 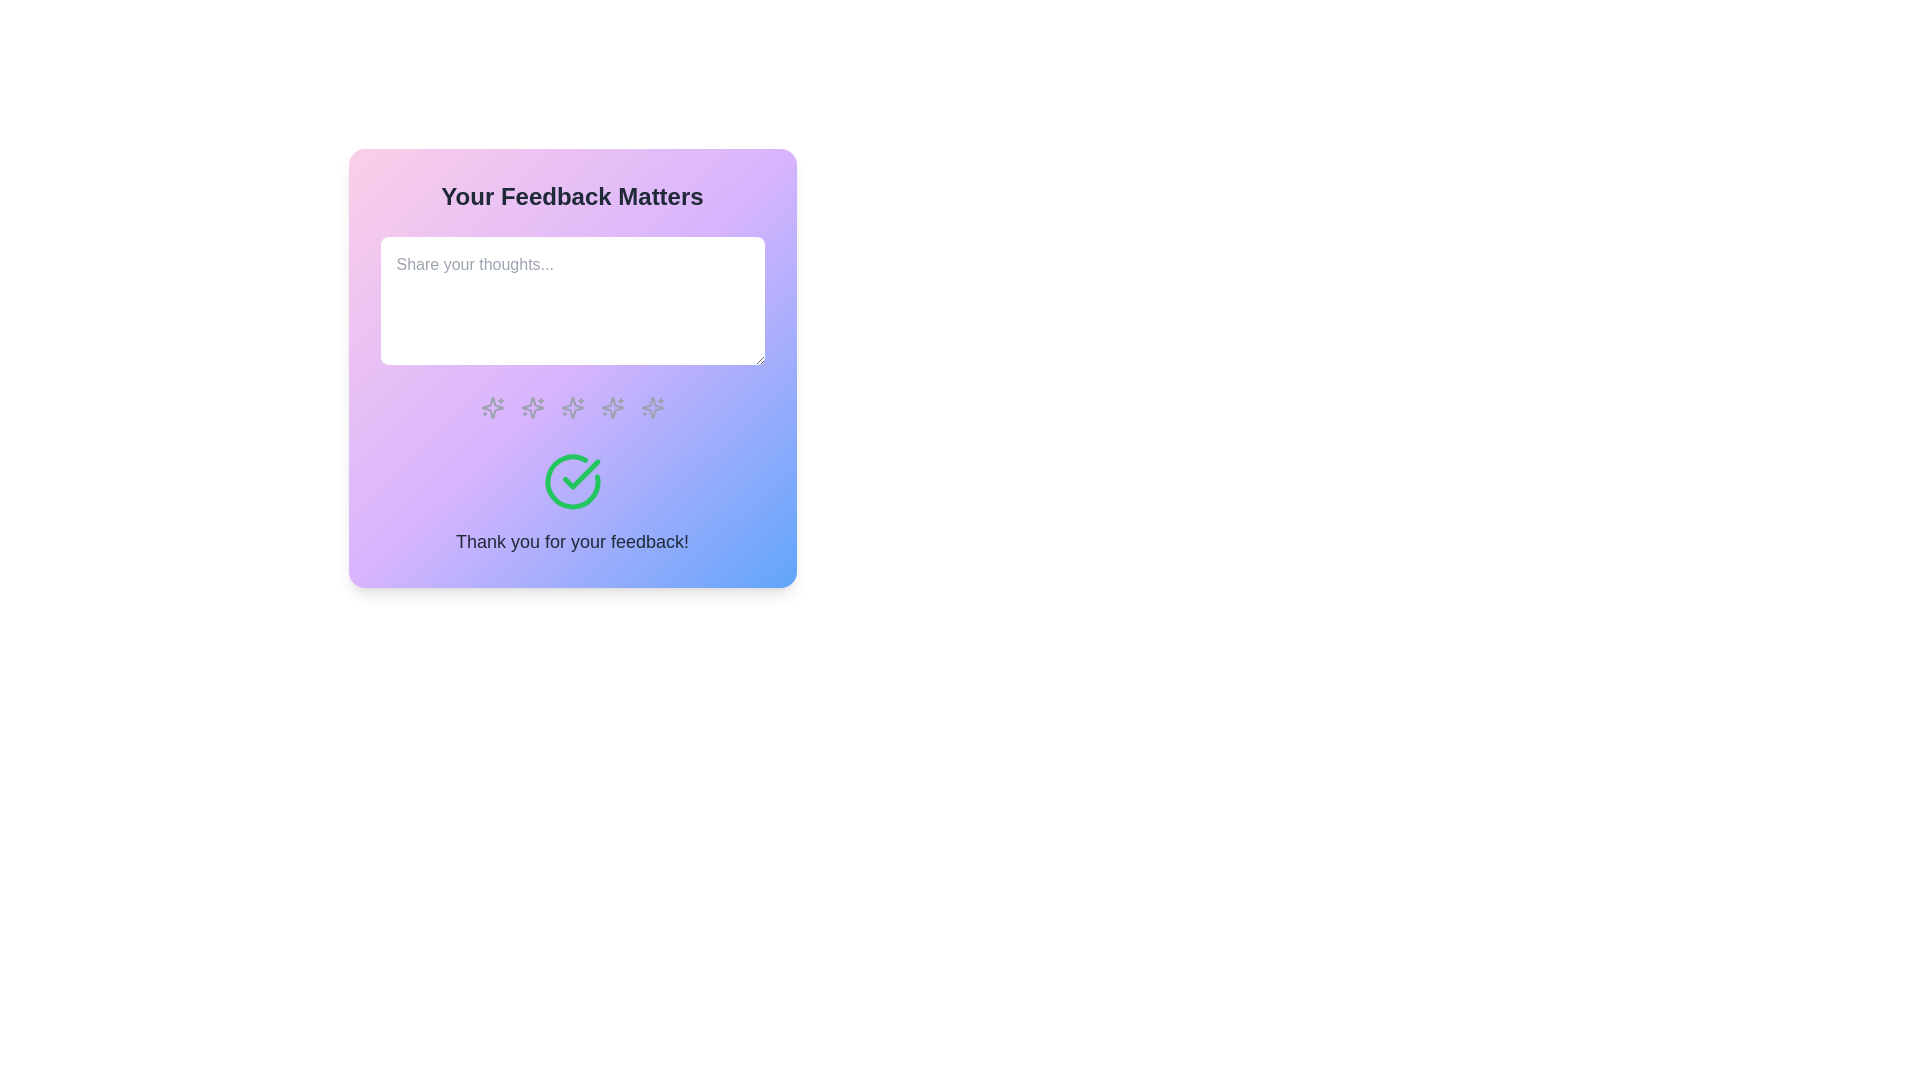 I want to click on the first star icon in the rating options of the feedback form, located directly below the input box, so click(x=492, y=407).